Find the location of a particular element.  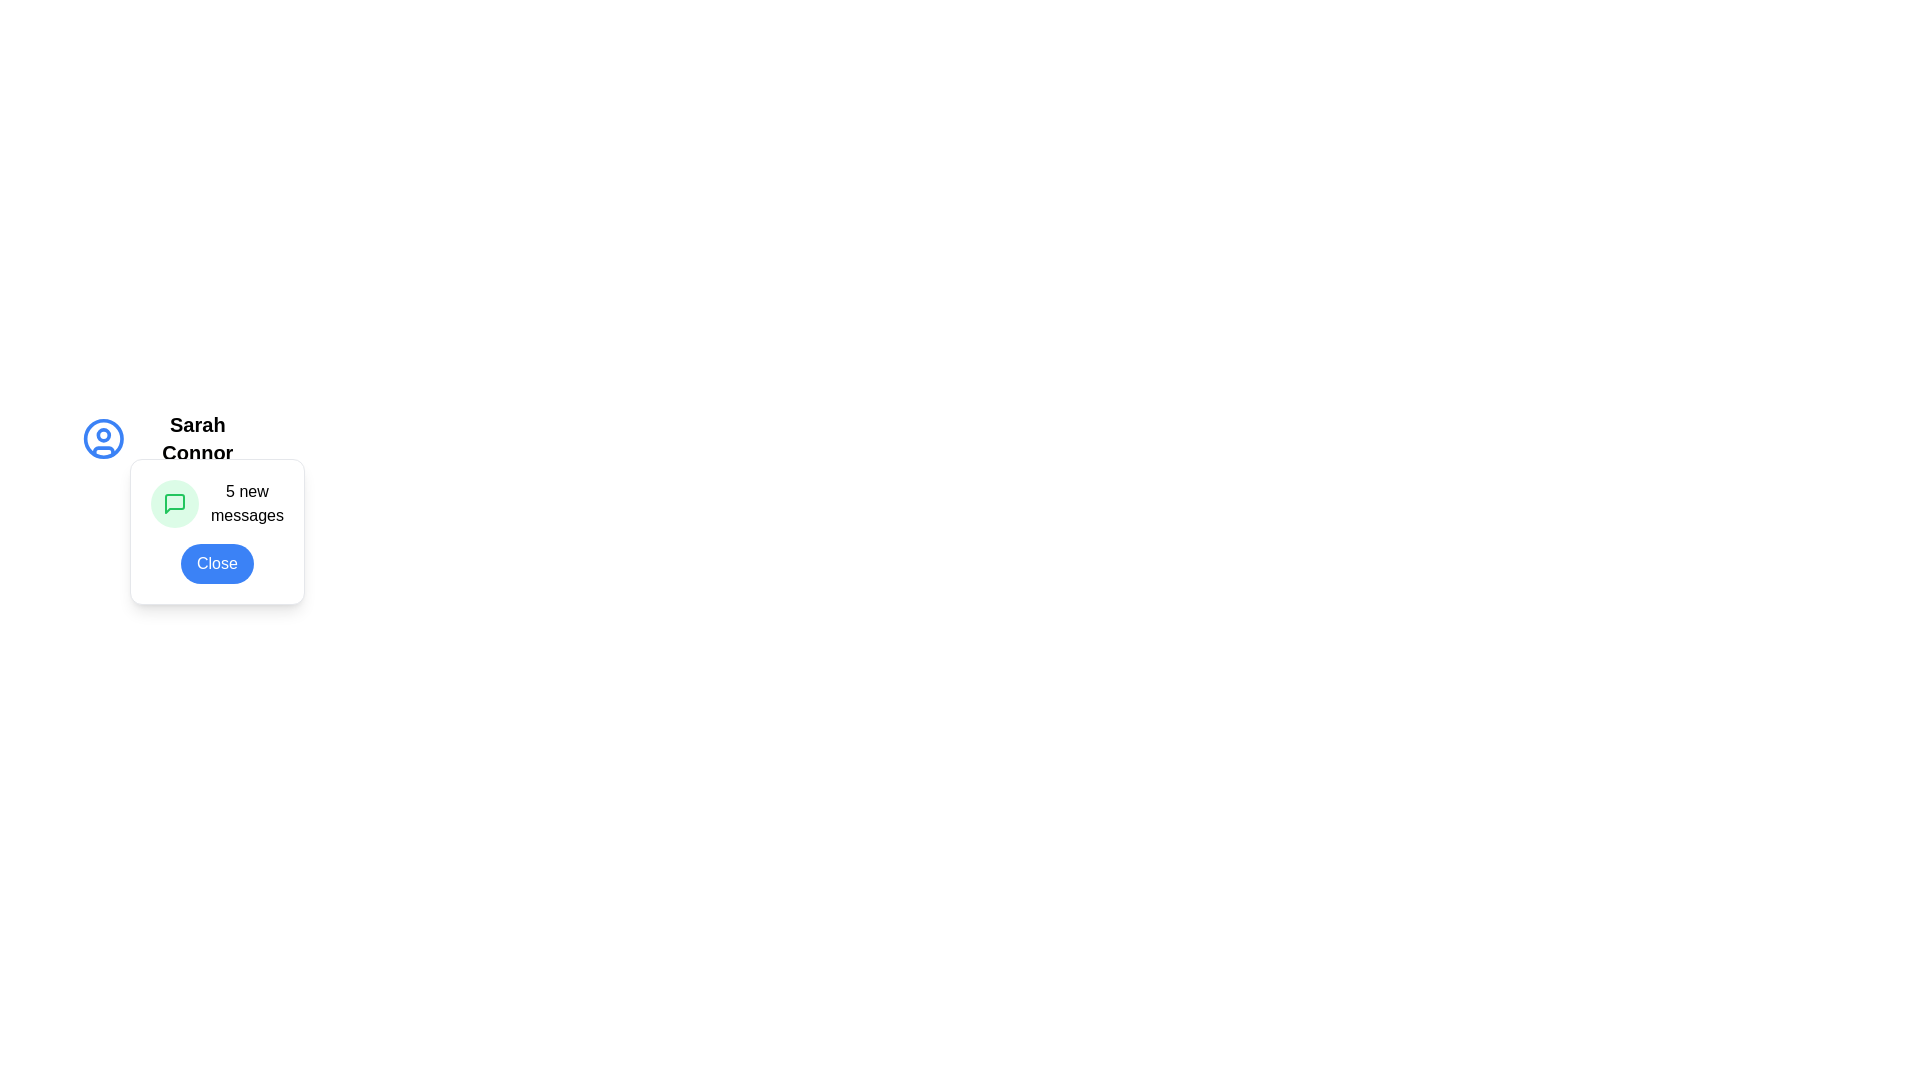

the green message icon, which is styled in a minimalist design and located within a circular background in the left portion of a popup interface, adjacent to the text '5 new messages' is located at coordinates (174, 503).